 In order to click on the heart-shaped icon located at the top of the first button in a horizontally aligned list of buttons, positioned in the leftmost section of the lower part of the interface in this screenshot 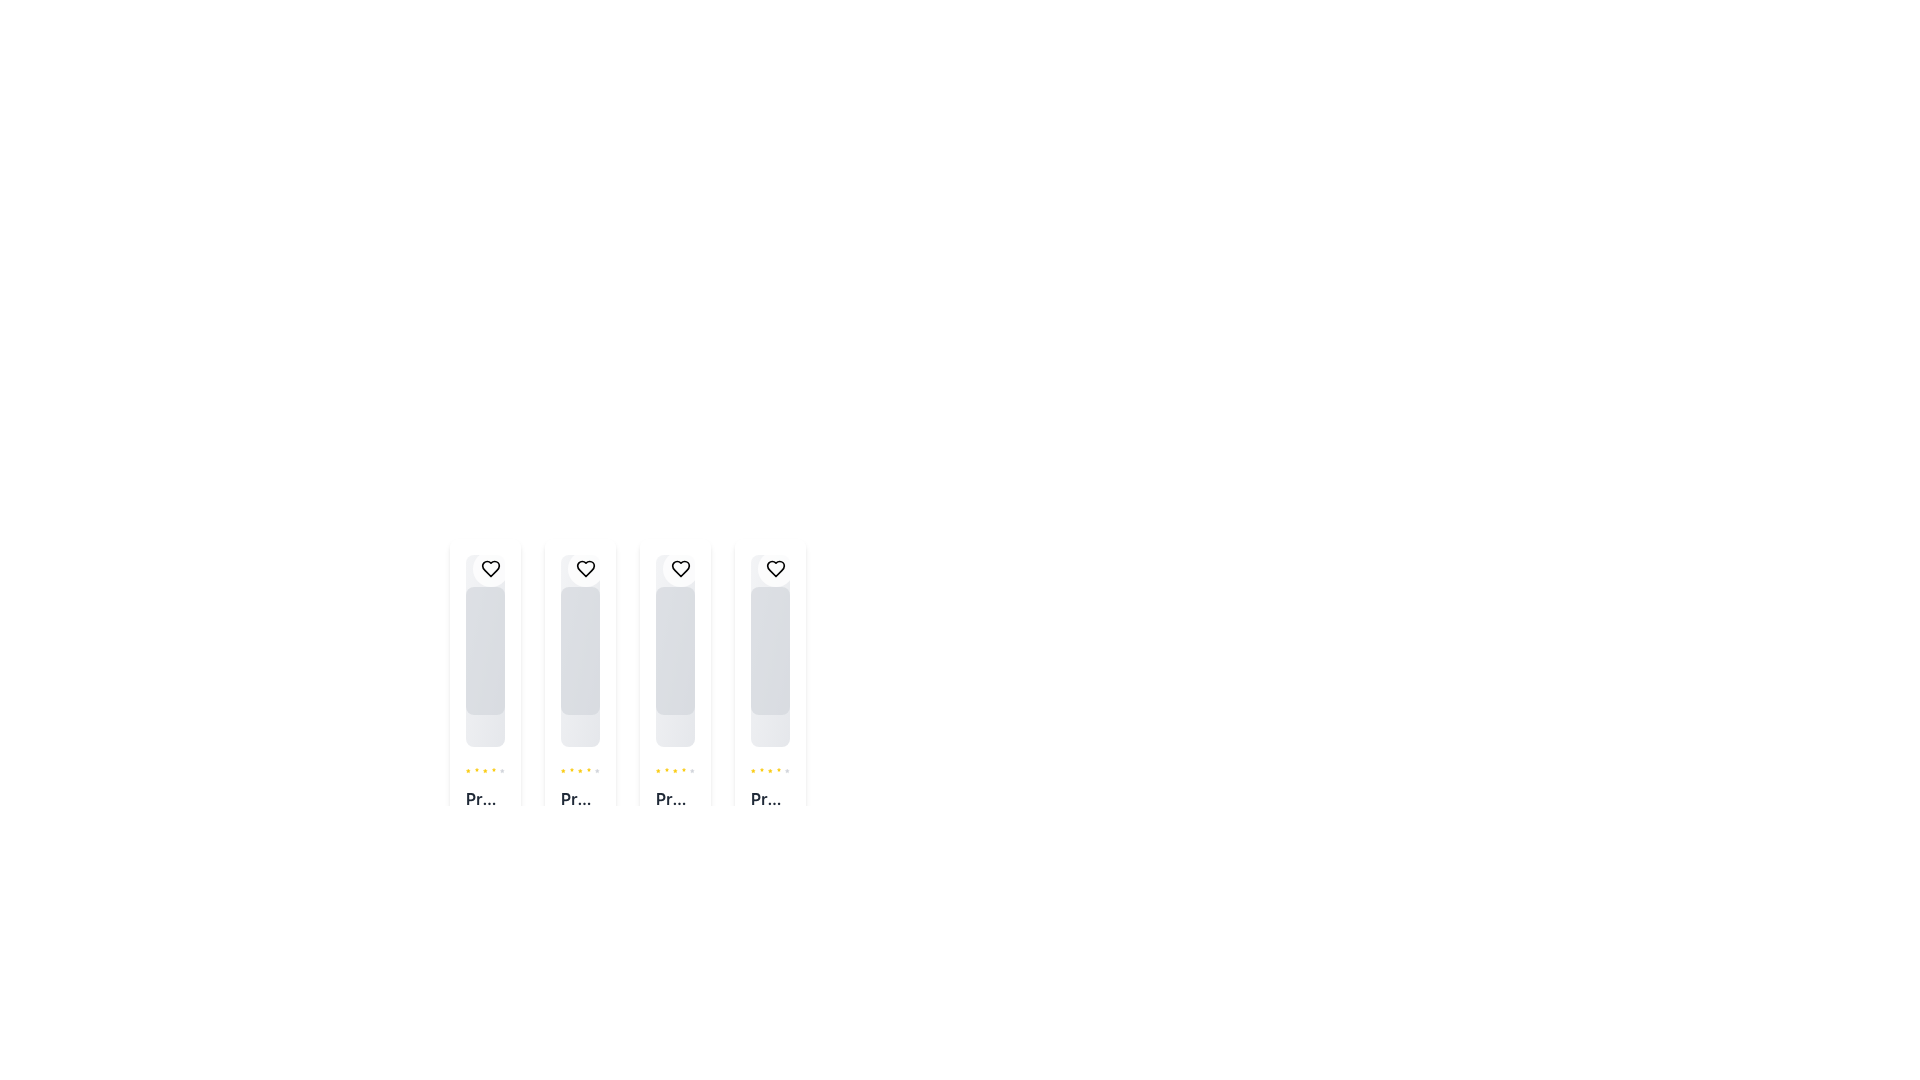, I will do `click(490, 569)`.